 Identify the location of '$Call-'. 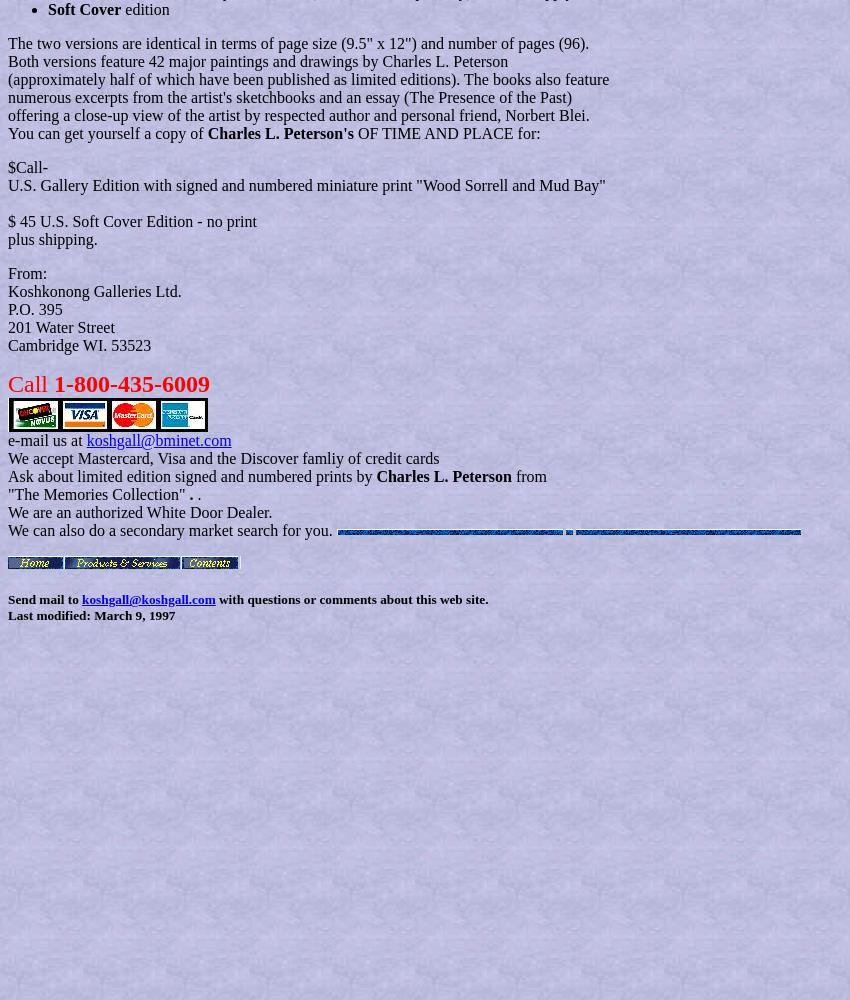
(26, 167).